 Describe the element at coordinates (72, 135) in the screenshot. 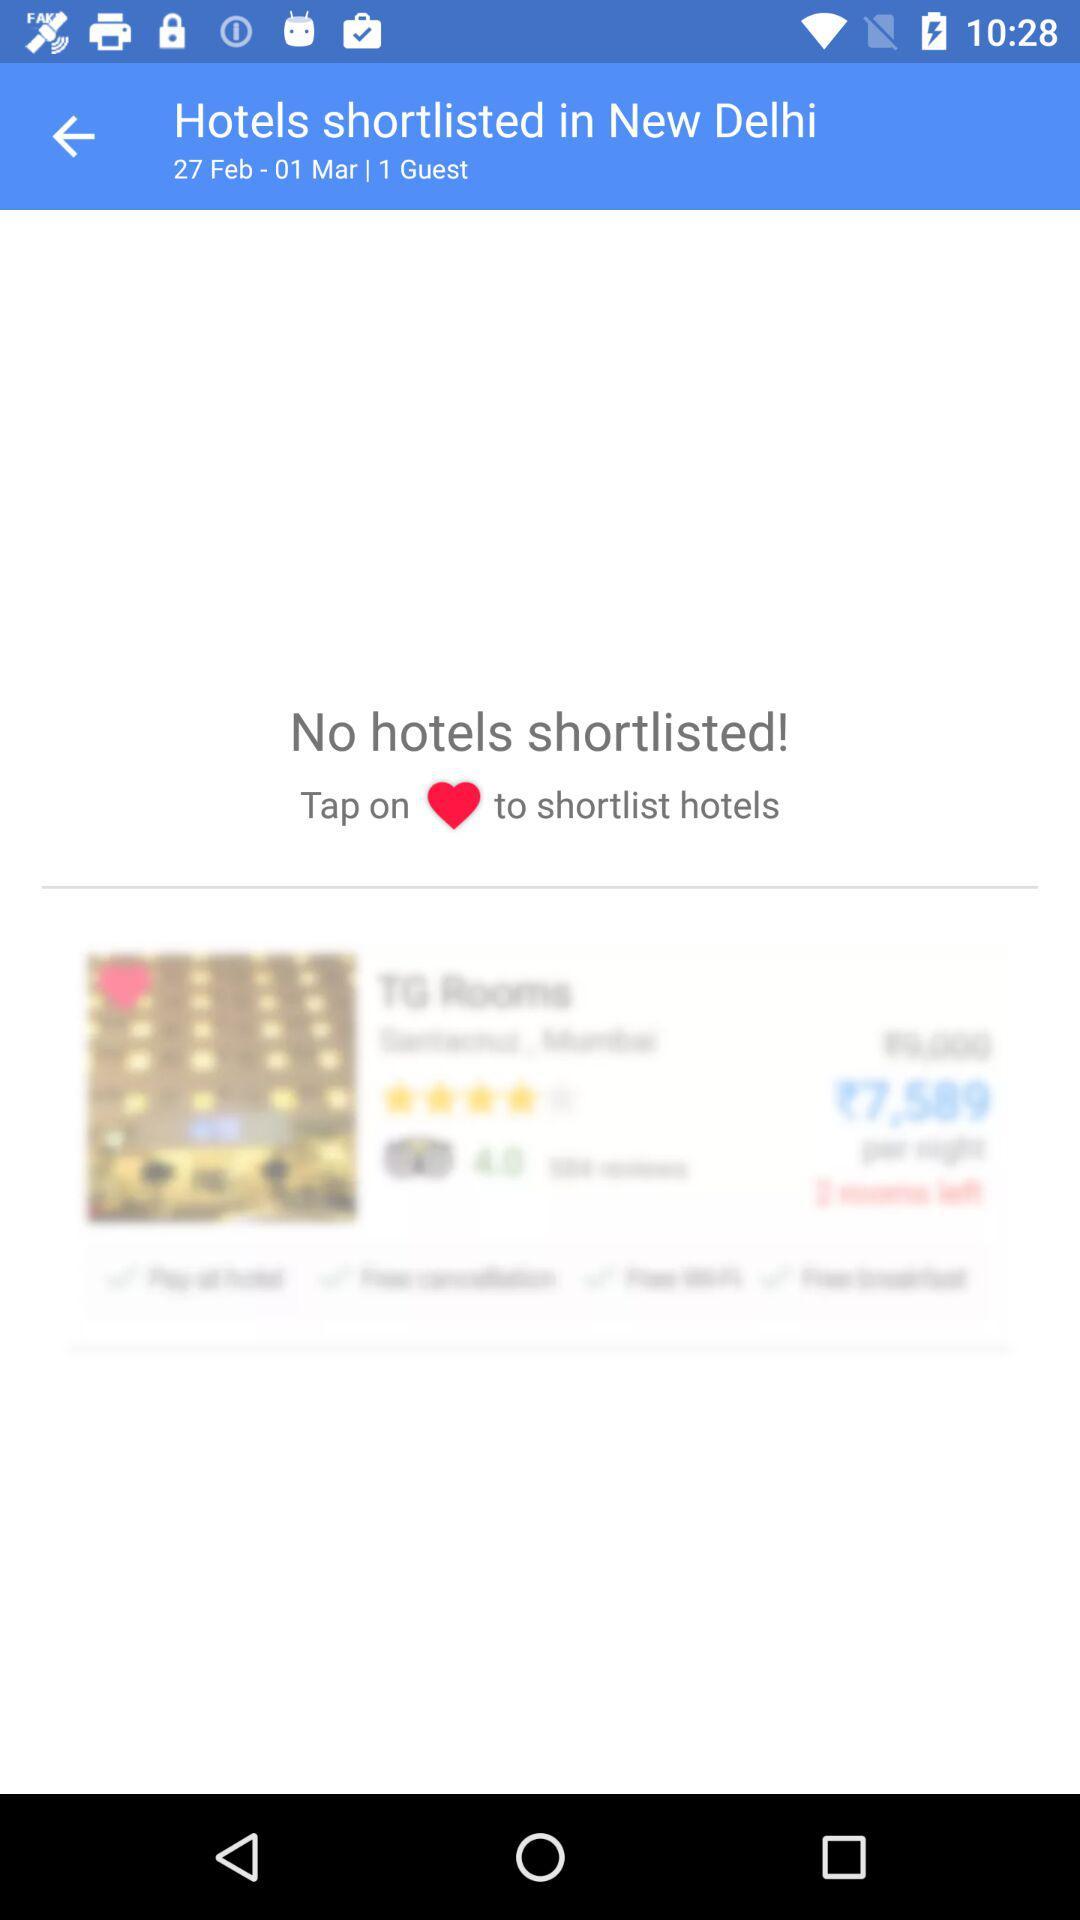

I see `icon next to the hotels shortlisted in` at that location.